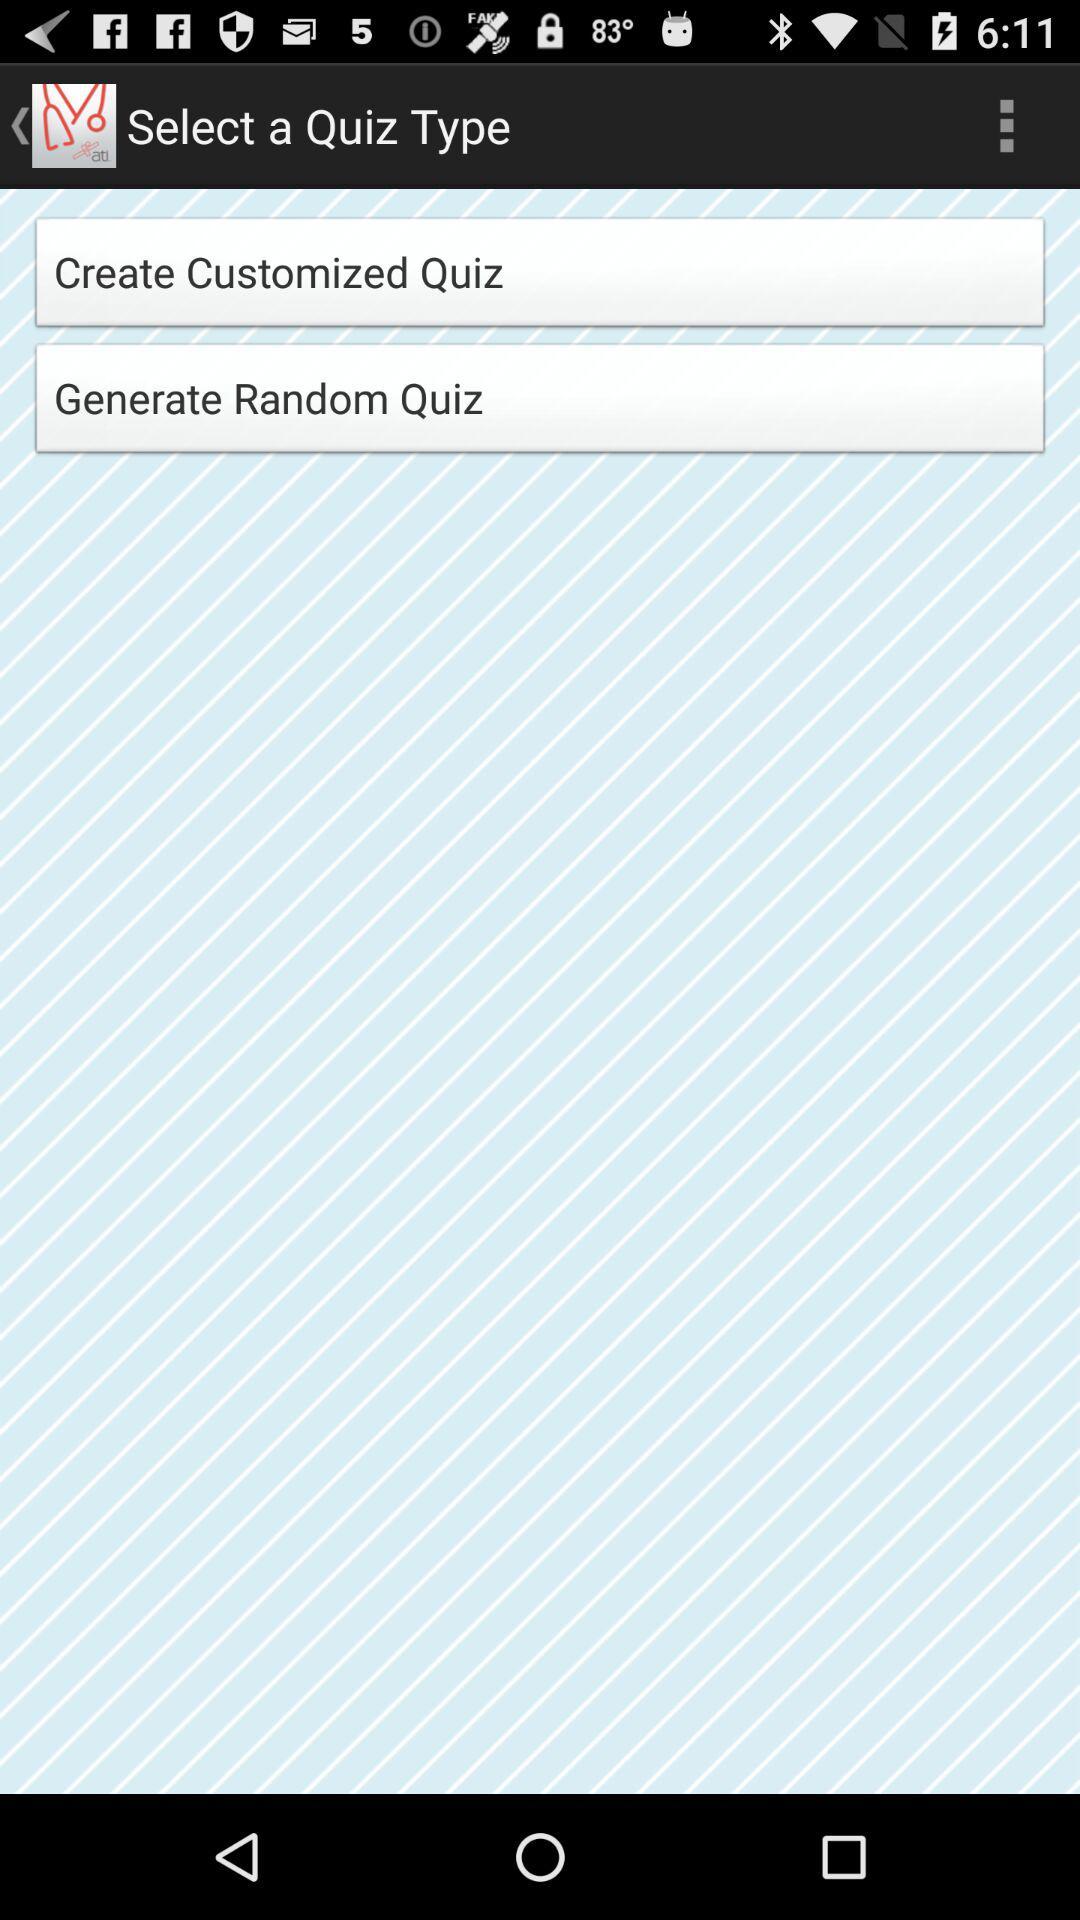 The height and width of the screenshot is (1920, 1080). What do you see at coordinates (1006, 124) in the screenshot?
I see `the icon at the top right corner` at bounding box center [1006, 124].